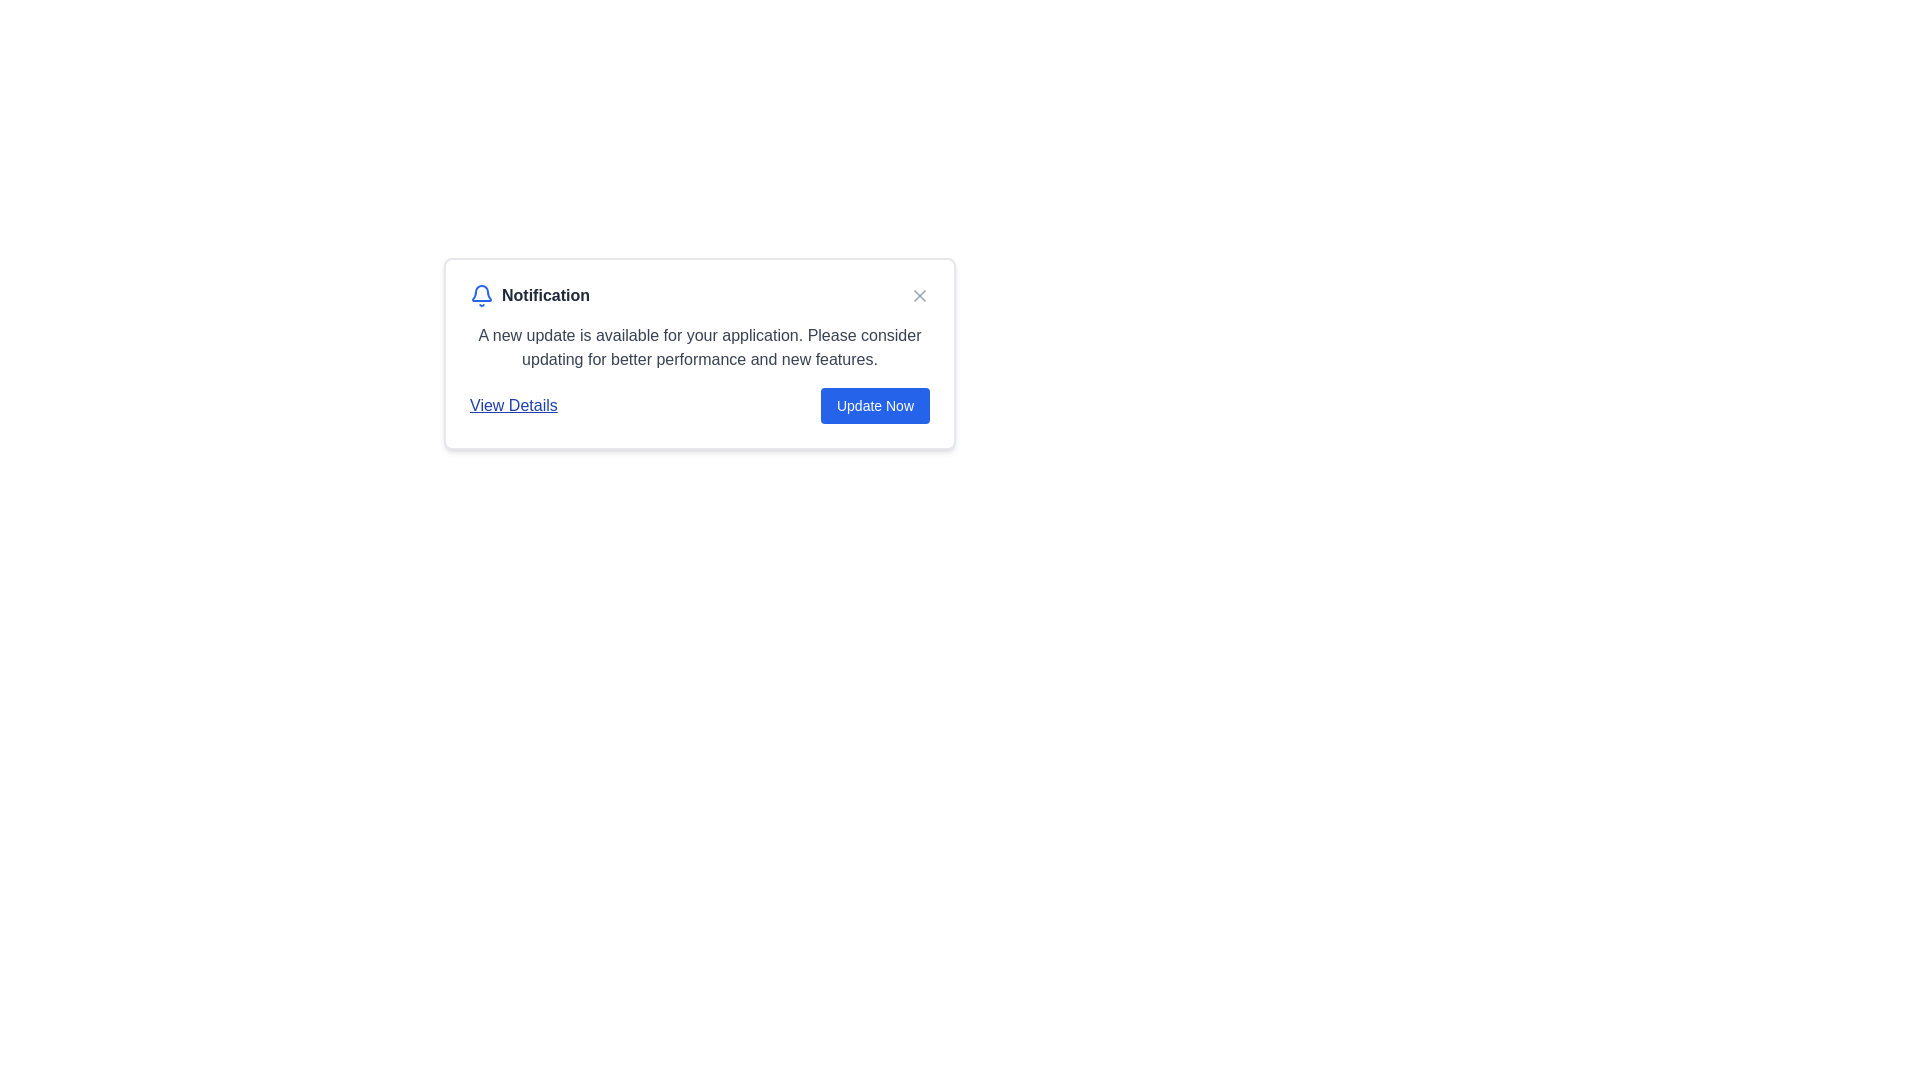 This screenshot has width=1920, height=1080. What do you see at coordinates (875, 405) in the screenshot?
I see `the update button located within the notification box, positioned to the right of the 'View Details' link, to change its shade` at bounding box center [875, 405].